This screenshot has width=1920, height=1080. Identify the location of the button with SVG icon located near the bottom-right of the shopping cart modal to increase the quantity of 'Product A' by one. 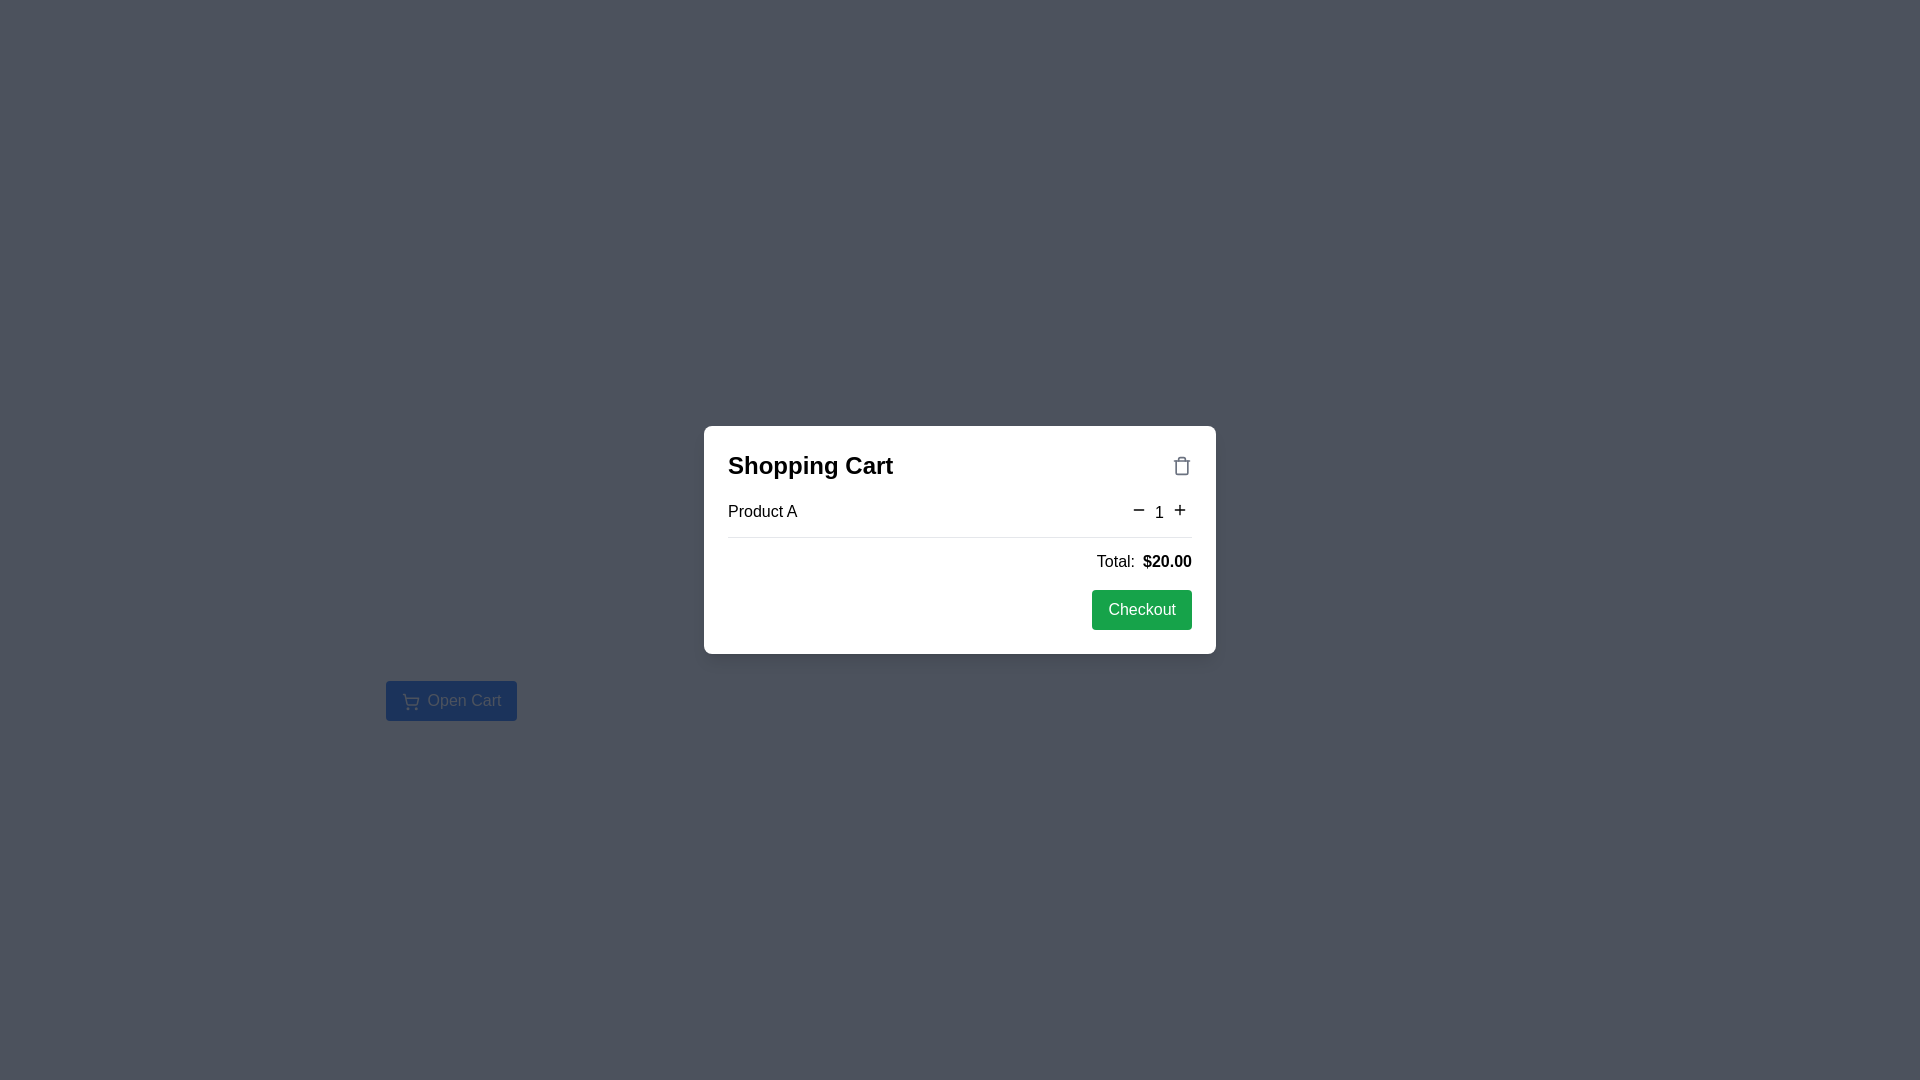
(1180, 508).